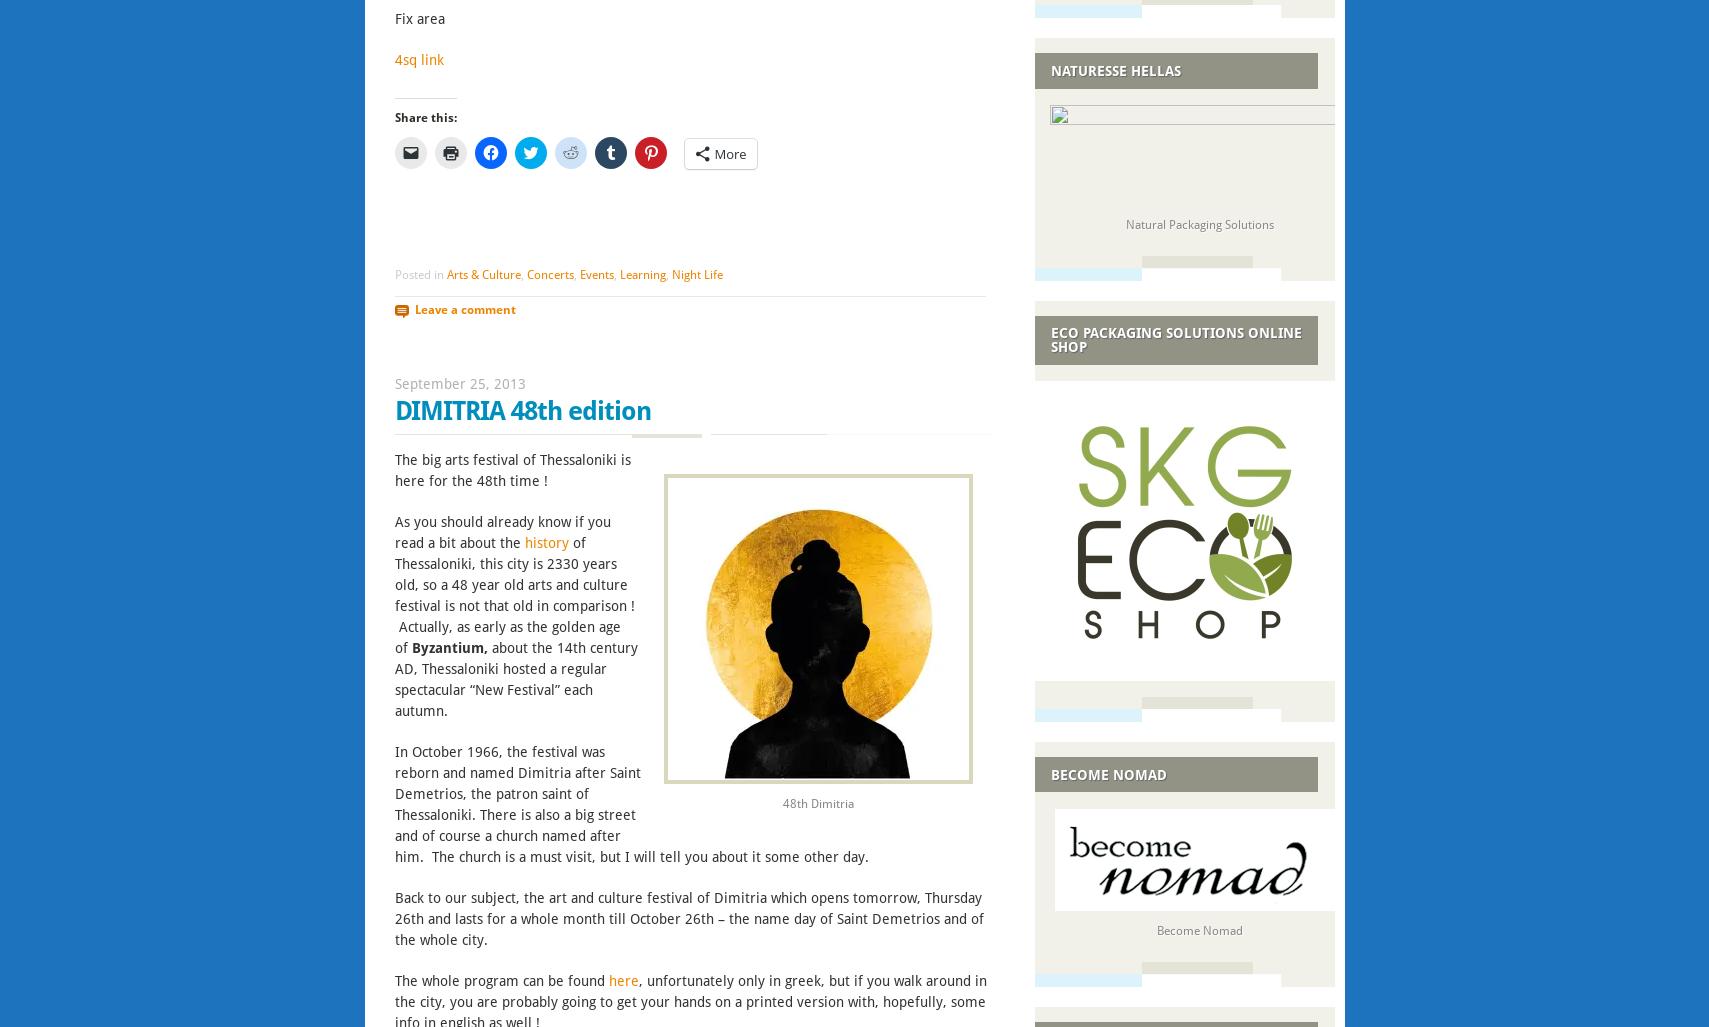 The height and width of the screenshot is (1027, 1709). Describe the element at coordinates (514, 677) in the screenshot. I see `'about the 14th century AD, Thessaloniki hosted a regular spectacular “New Festival” each autumn.'` at that location.